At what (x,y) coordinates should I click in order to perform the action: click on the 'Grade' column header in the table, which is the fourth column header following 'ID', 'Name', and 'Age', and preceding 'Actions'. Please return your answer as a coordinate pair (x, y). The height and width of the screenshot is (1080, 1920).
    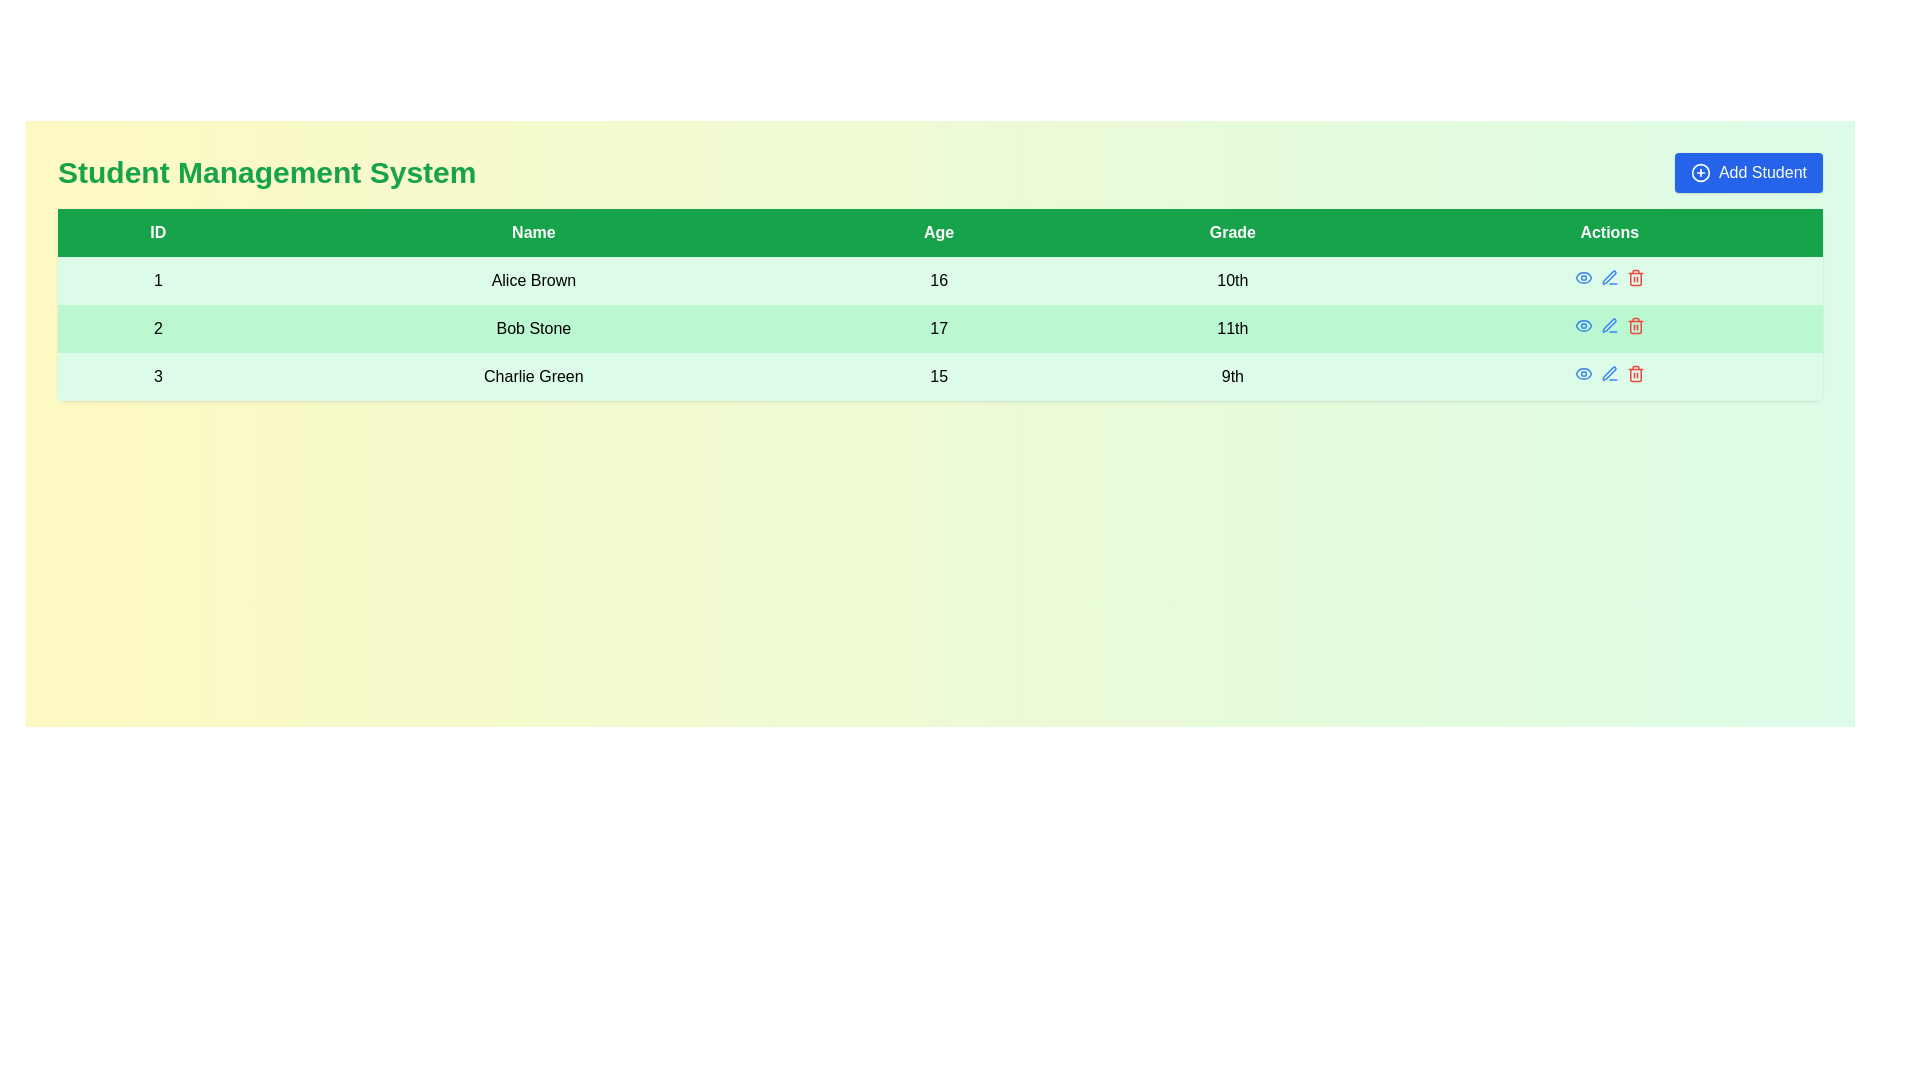
    Looking at the image, I should click on (1231, 231).